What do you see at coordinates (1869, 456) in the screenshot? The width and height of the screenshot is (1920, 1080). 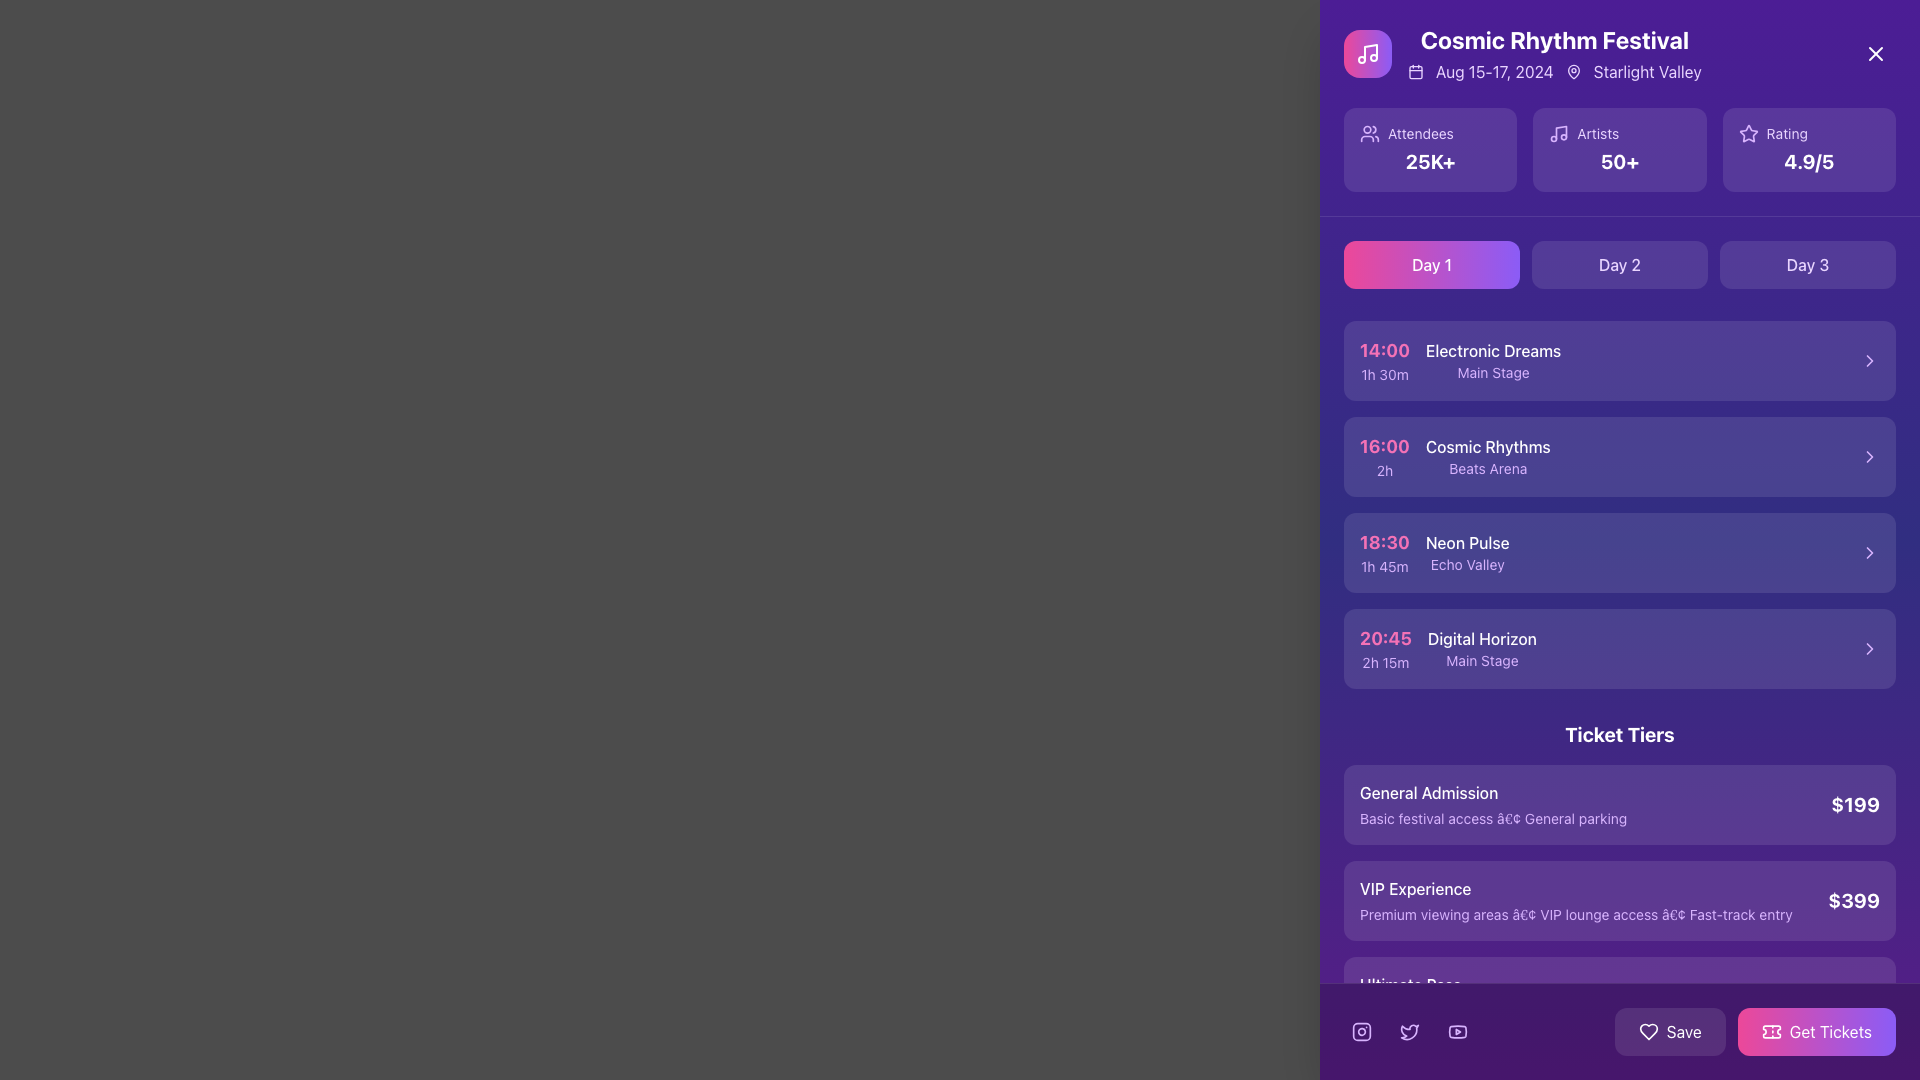 I see `the rightward chevron icon within the list item for '16:00 Cosmic Rhythms Beats Arena'` at bounding box center [1869, 456].